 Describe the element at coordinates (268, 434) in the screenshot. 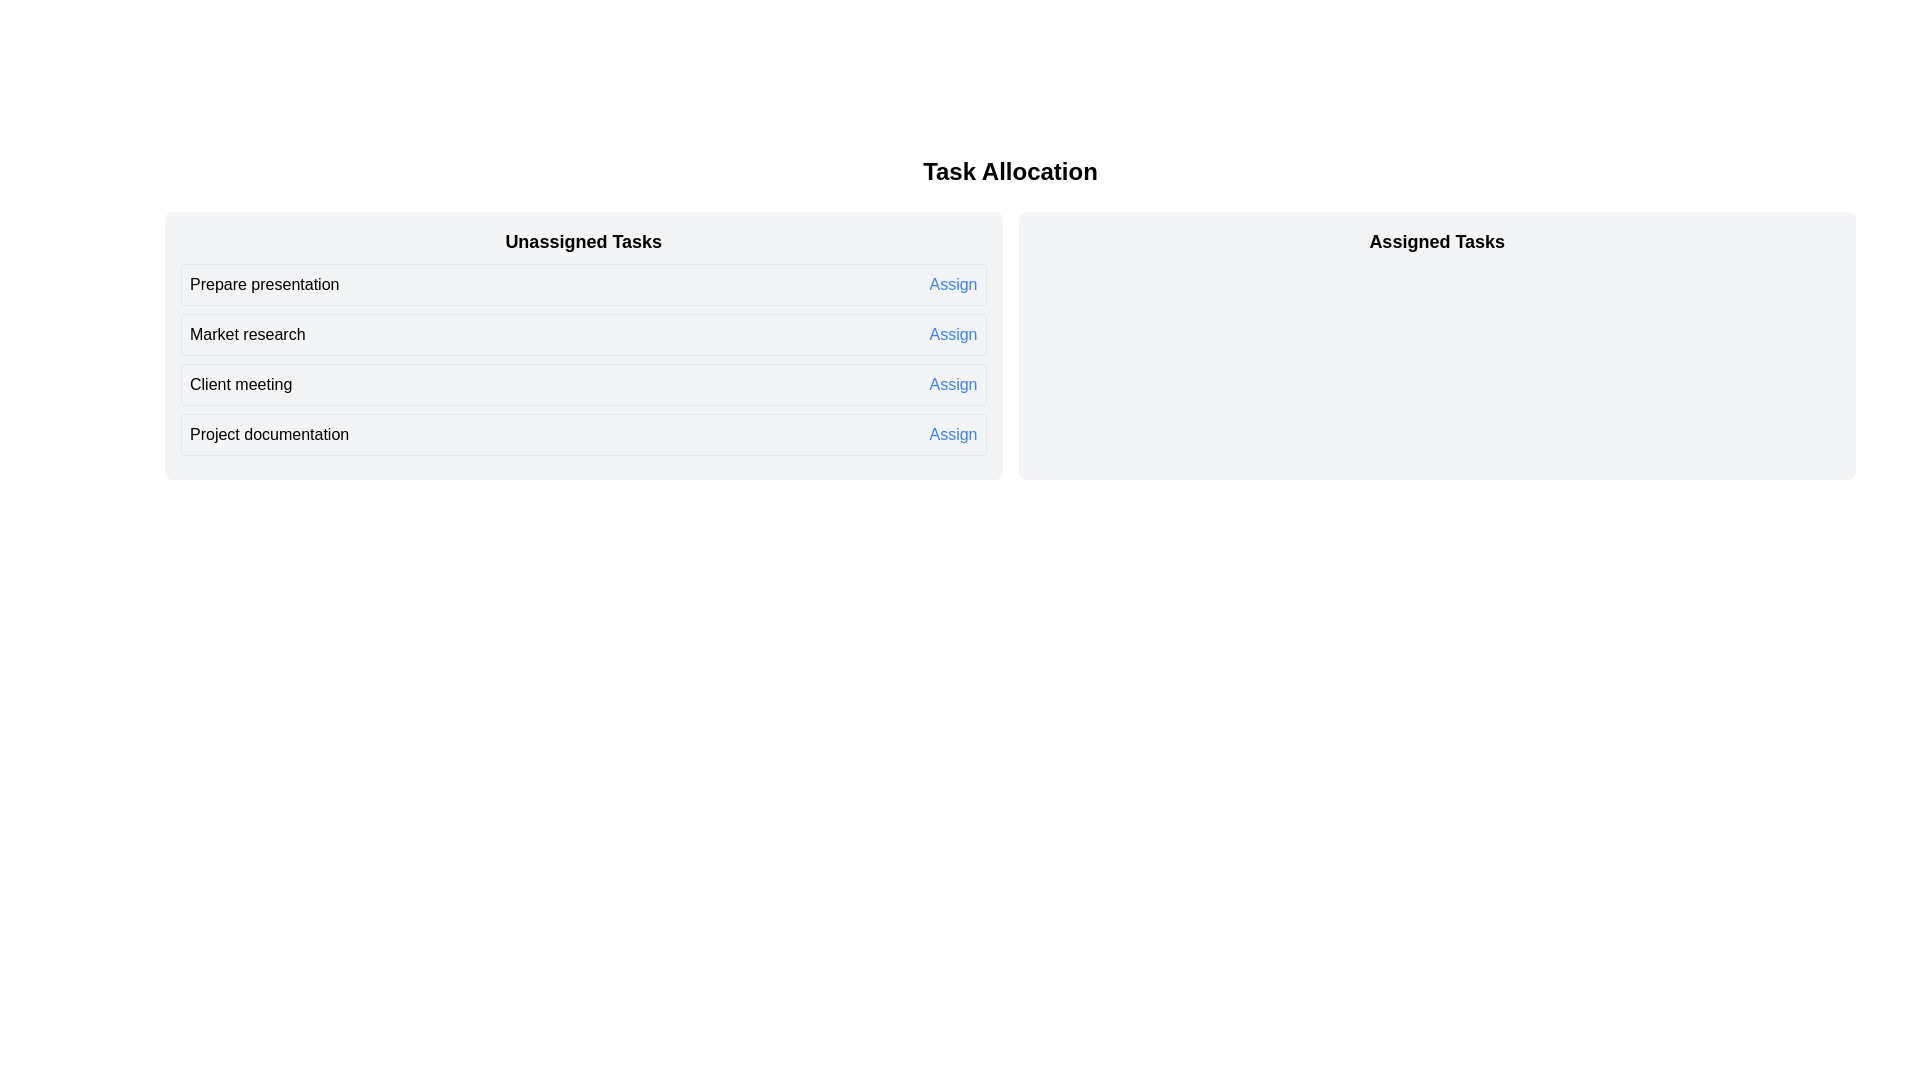

I see `the text label indicating 'Project documentation', located under the heading 'Unassigned Tasks' as the fourth item in the task list` at that location.